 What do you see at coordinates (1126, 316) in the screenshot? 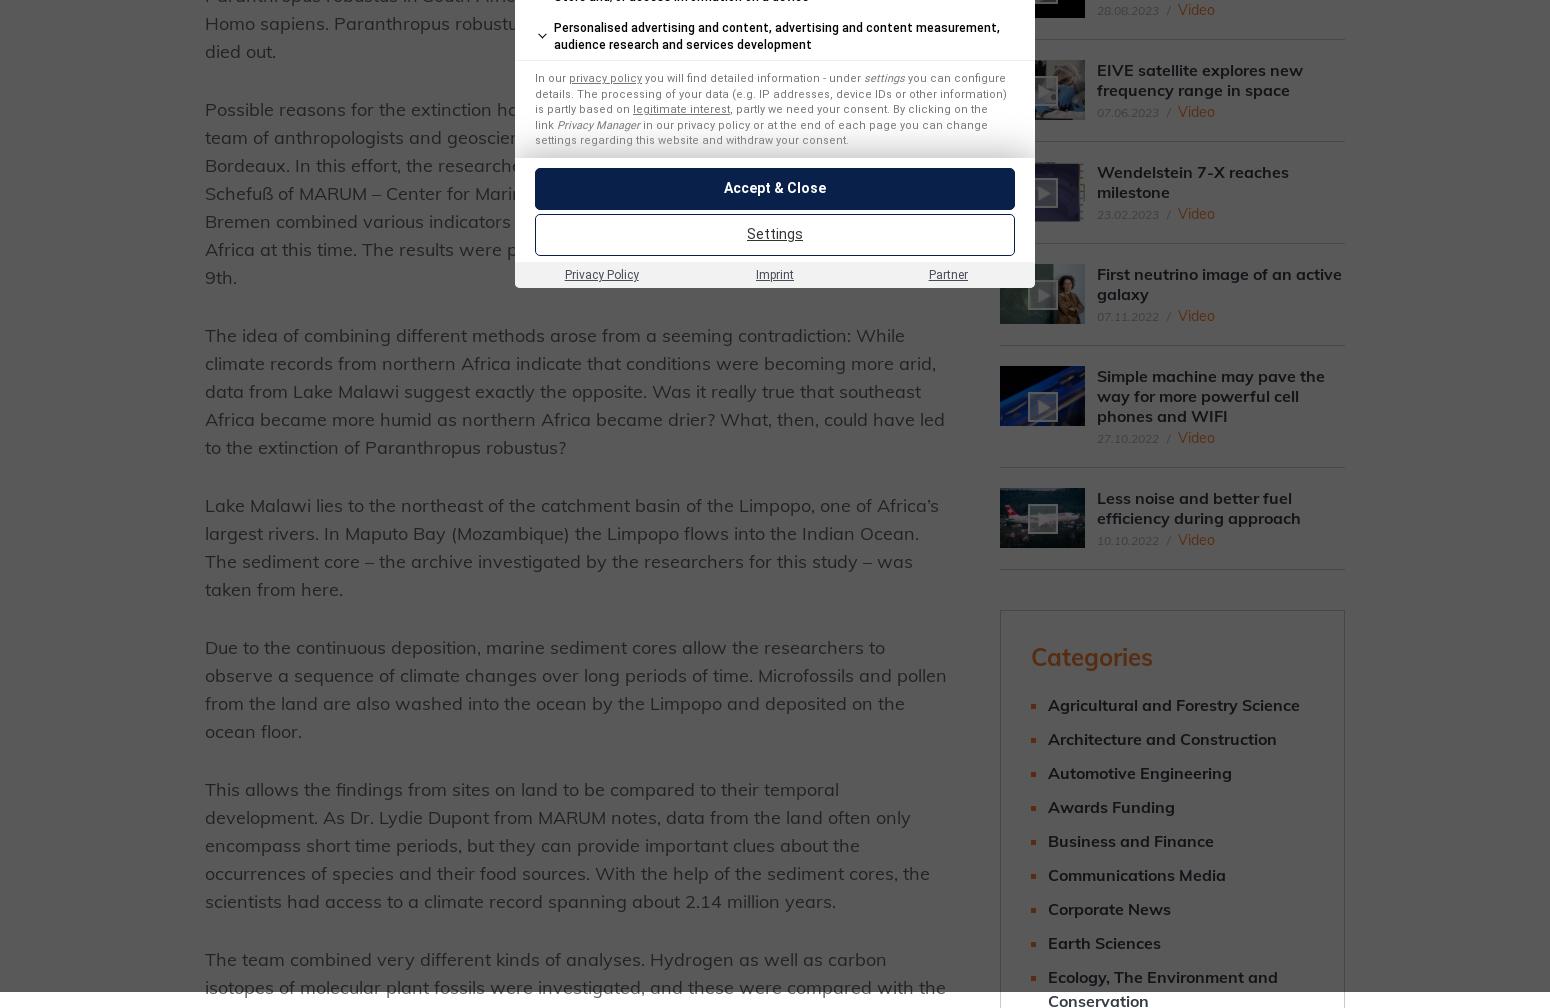
I see `'07.11.2022'` at bounding box center [1126, 316].